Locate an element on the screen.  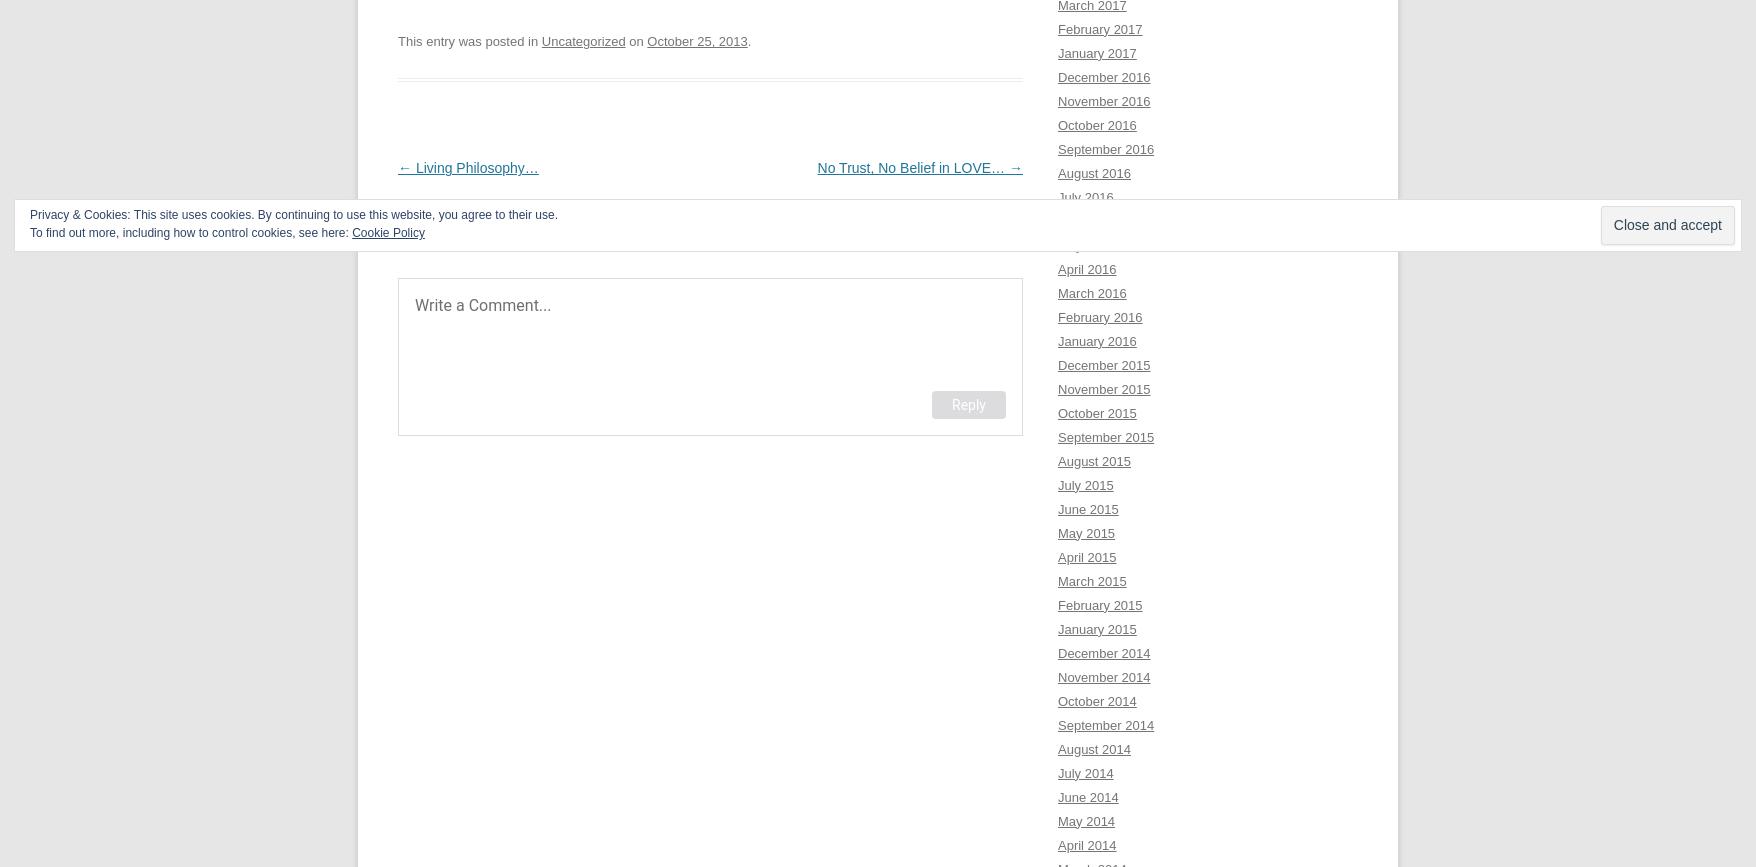
'September 2014' is located at coordinates (1105, 723).